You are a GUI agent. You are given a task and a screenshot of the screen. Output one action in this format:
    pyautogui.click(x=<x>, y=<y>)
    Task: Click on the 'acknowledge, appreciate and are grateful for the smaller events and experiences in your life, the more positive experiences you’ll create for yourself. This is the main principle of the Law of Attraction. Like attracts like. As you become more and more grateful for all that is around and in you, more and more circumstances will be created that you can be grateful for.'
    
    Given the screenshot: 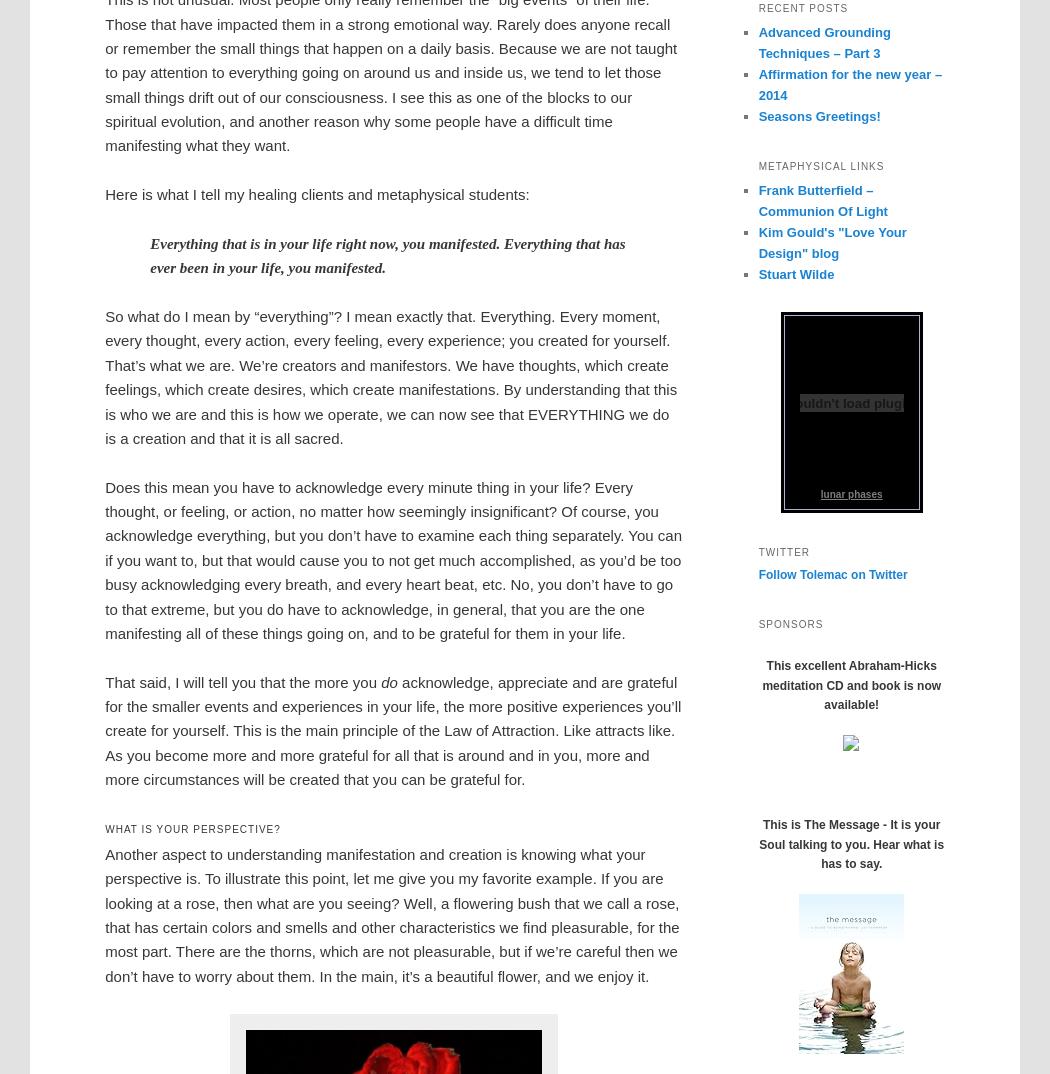 What is the action you would take?
    pyautogui.click(x=393, y=730)
    